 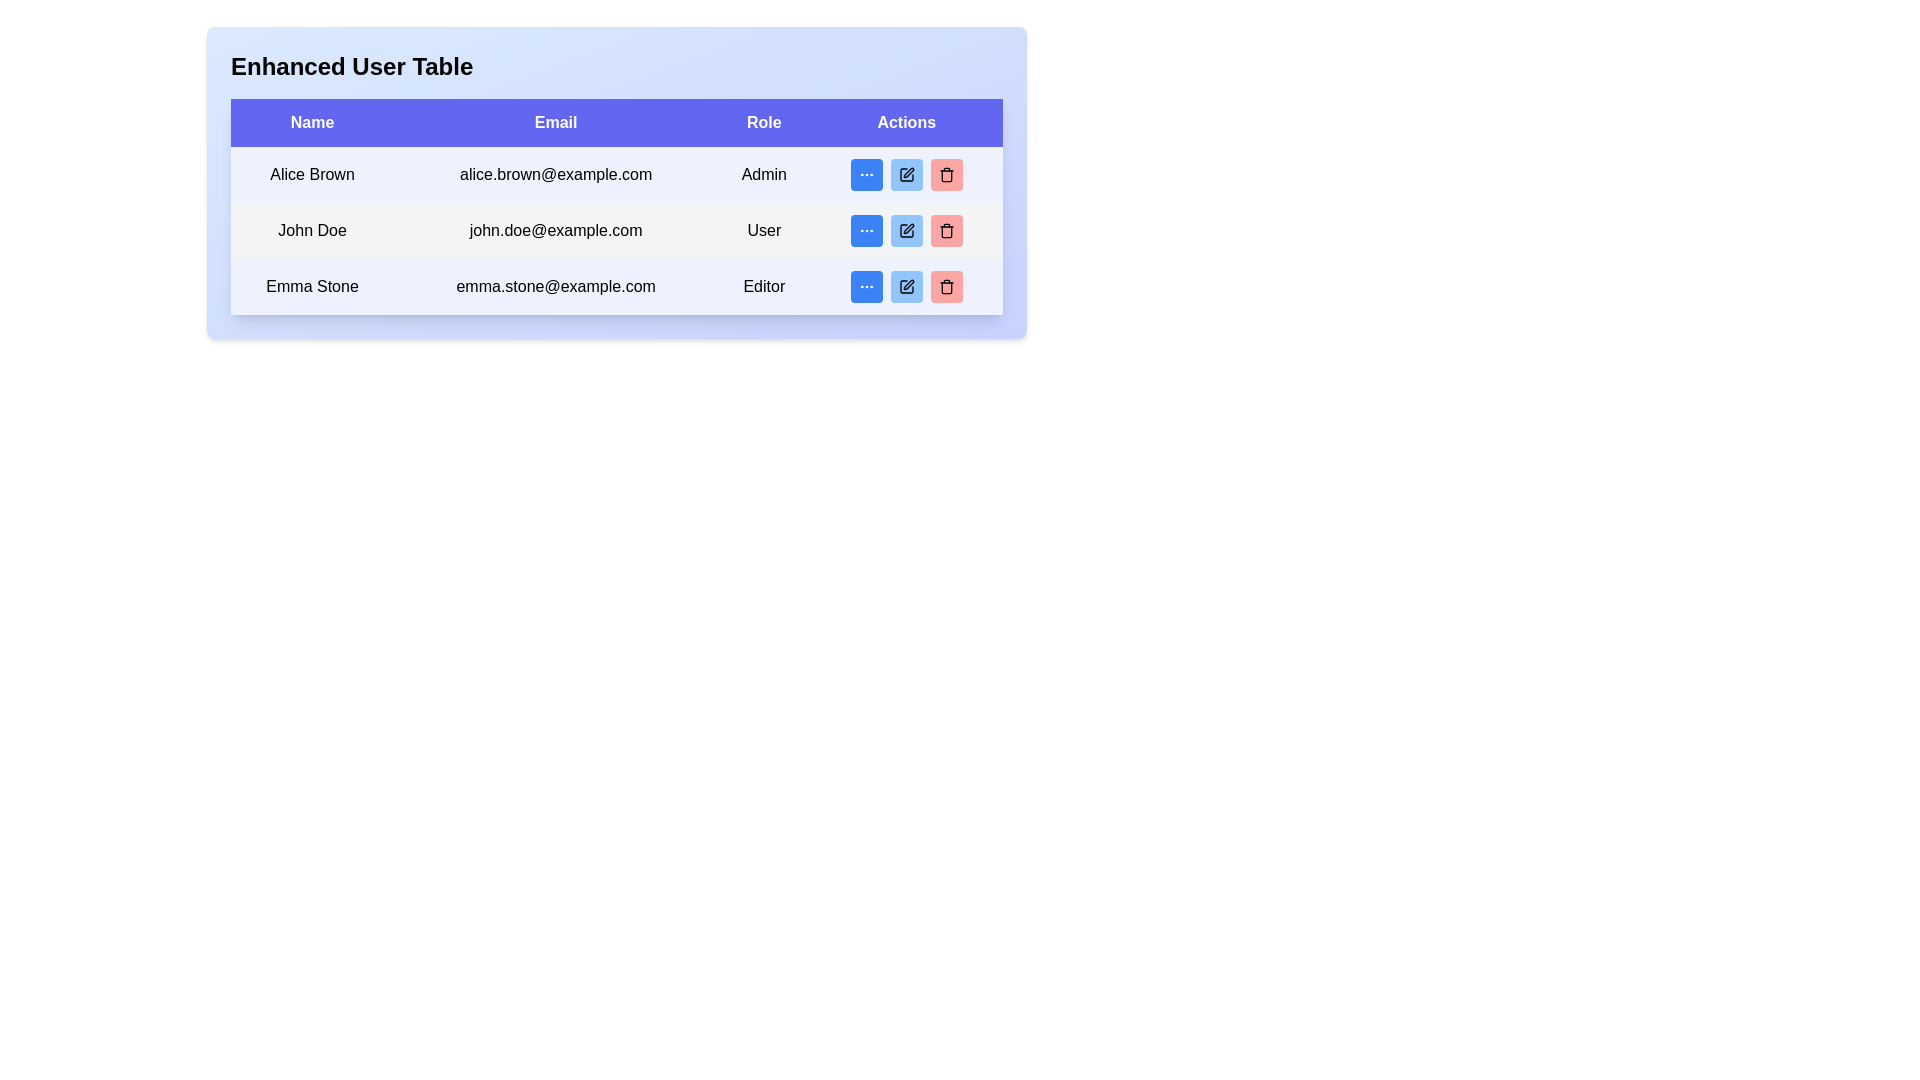 What do you see at coordinates (616, 207) in the screenshot?
I see `the email field displaying 'john.doe@example.com' in the second row of the table under the 'Email' column` at bounding box center [616, 207].